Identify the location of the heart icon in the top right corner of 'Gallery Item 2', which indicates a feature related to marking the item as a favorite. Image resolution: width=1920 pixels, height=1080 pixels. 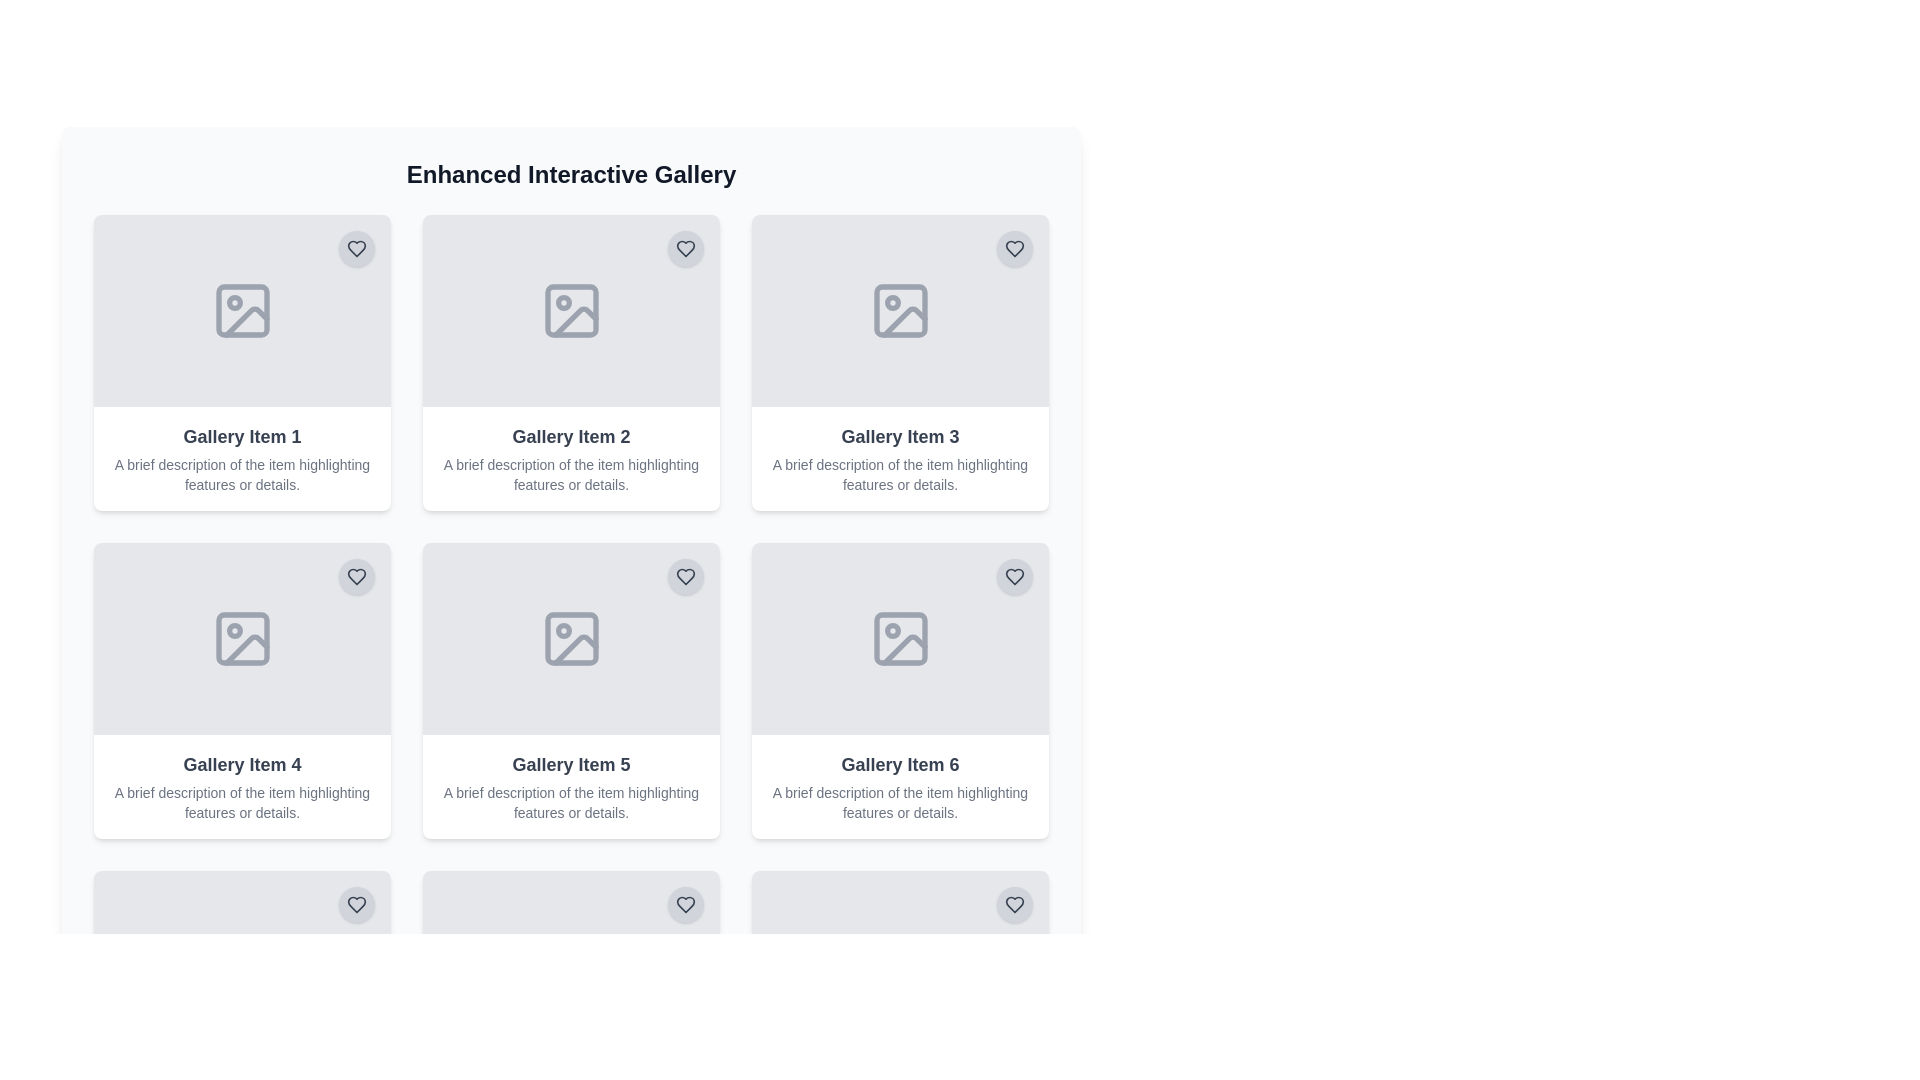
(686, 248).